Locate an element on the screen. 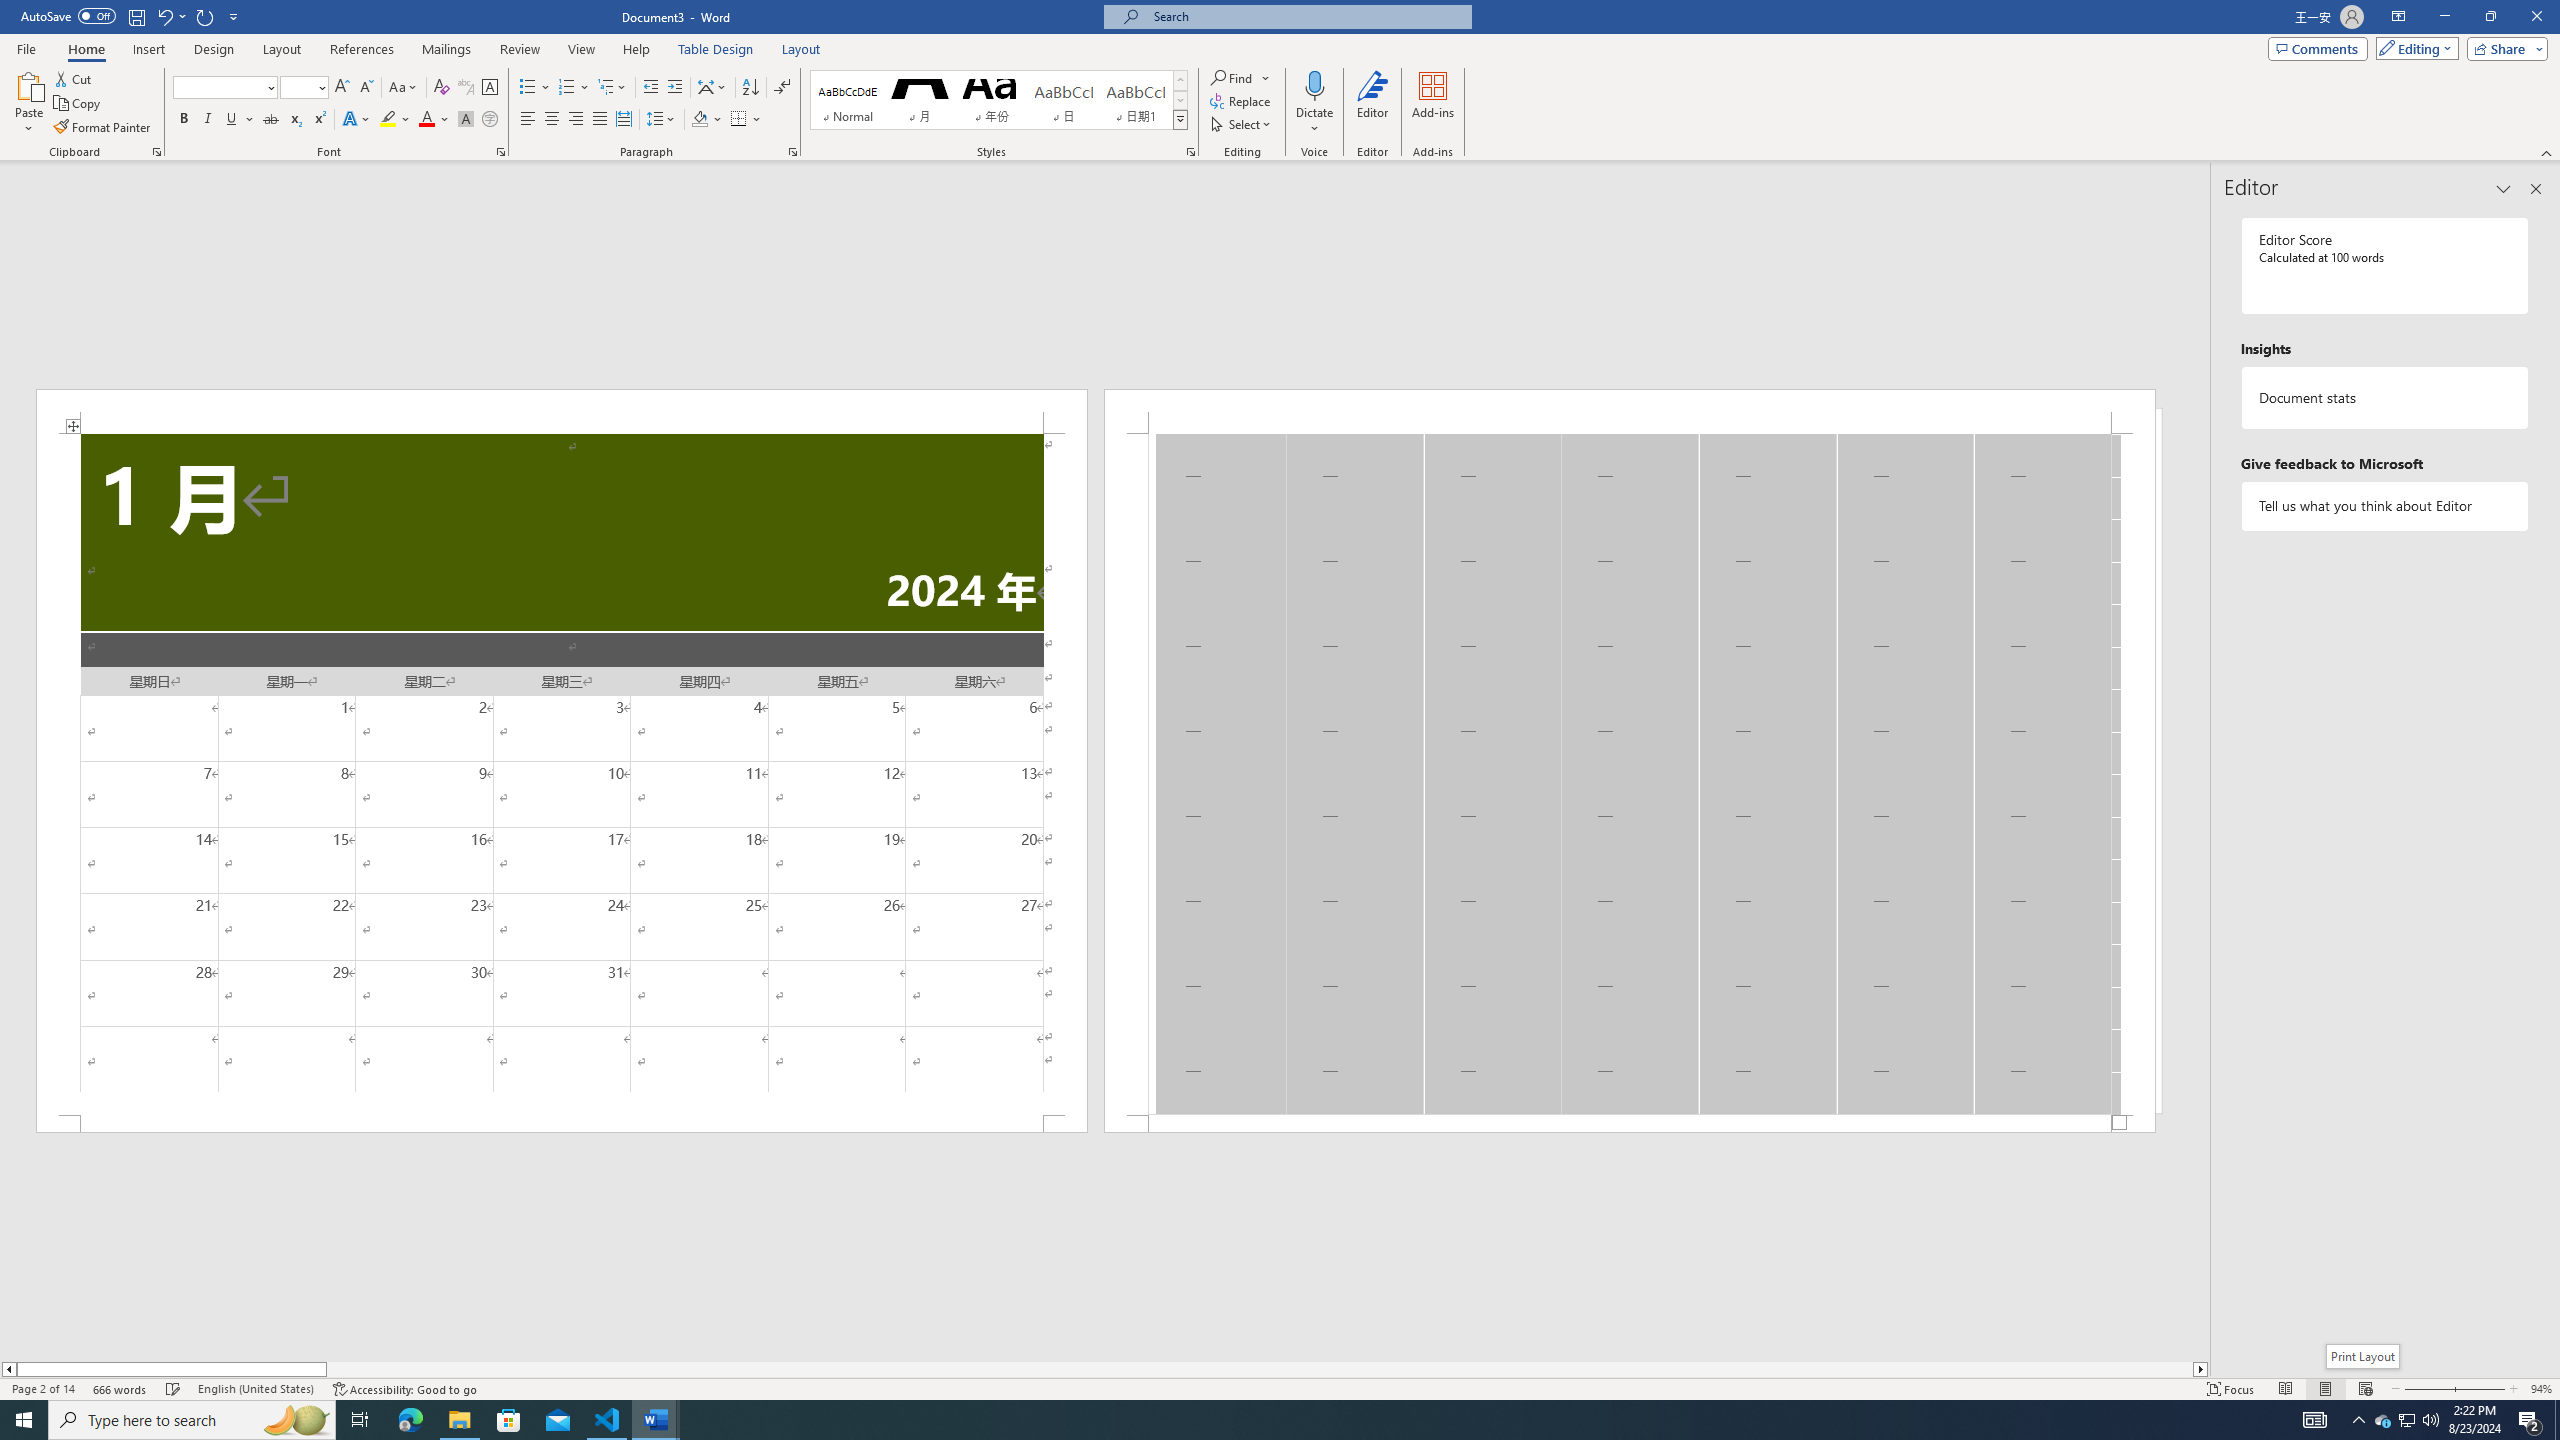  'Shrink Font' is located at coordinates (366, 87).